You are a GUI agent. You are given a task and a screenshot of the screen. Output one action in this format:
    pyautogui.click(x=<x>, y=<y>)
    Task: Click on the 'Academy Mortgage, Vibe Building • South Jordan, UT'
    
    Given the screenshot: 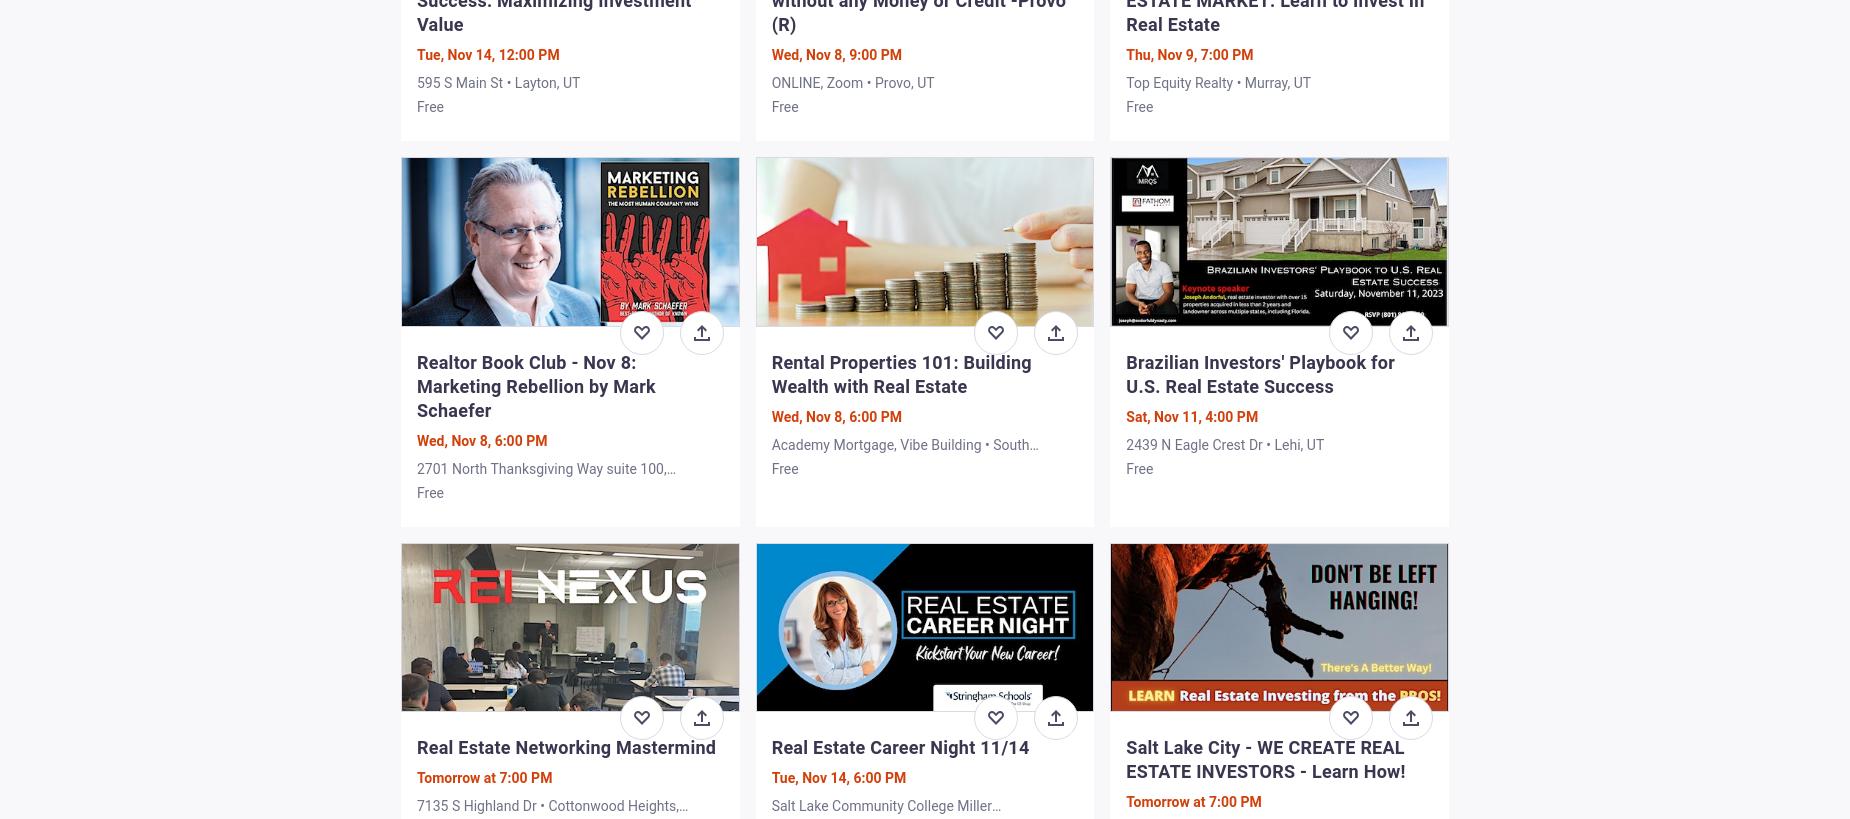 What is the action you would take?
    pyautogui.click(x=900, y=453)
    